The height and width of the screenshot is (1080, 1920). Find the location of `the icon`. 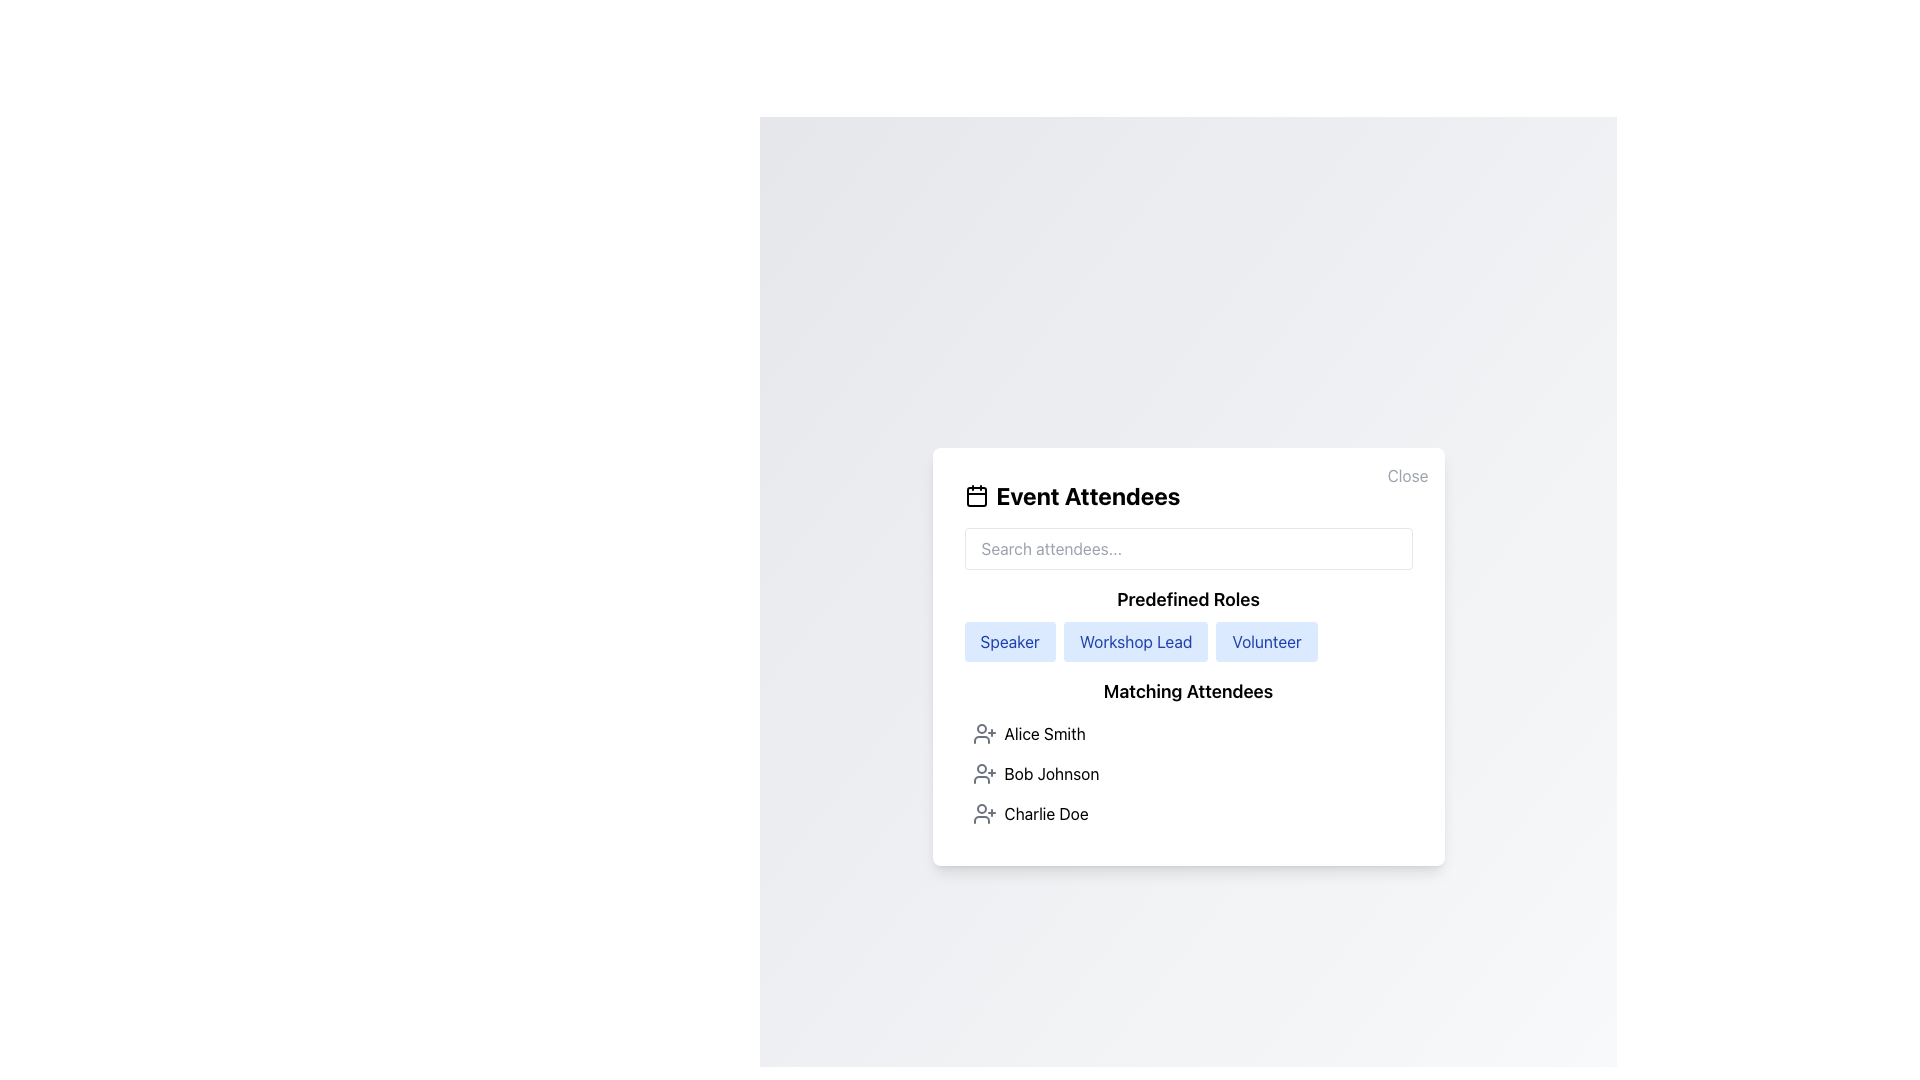

the icon is located at coordinates (984, 773).